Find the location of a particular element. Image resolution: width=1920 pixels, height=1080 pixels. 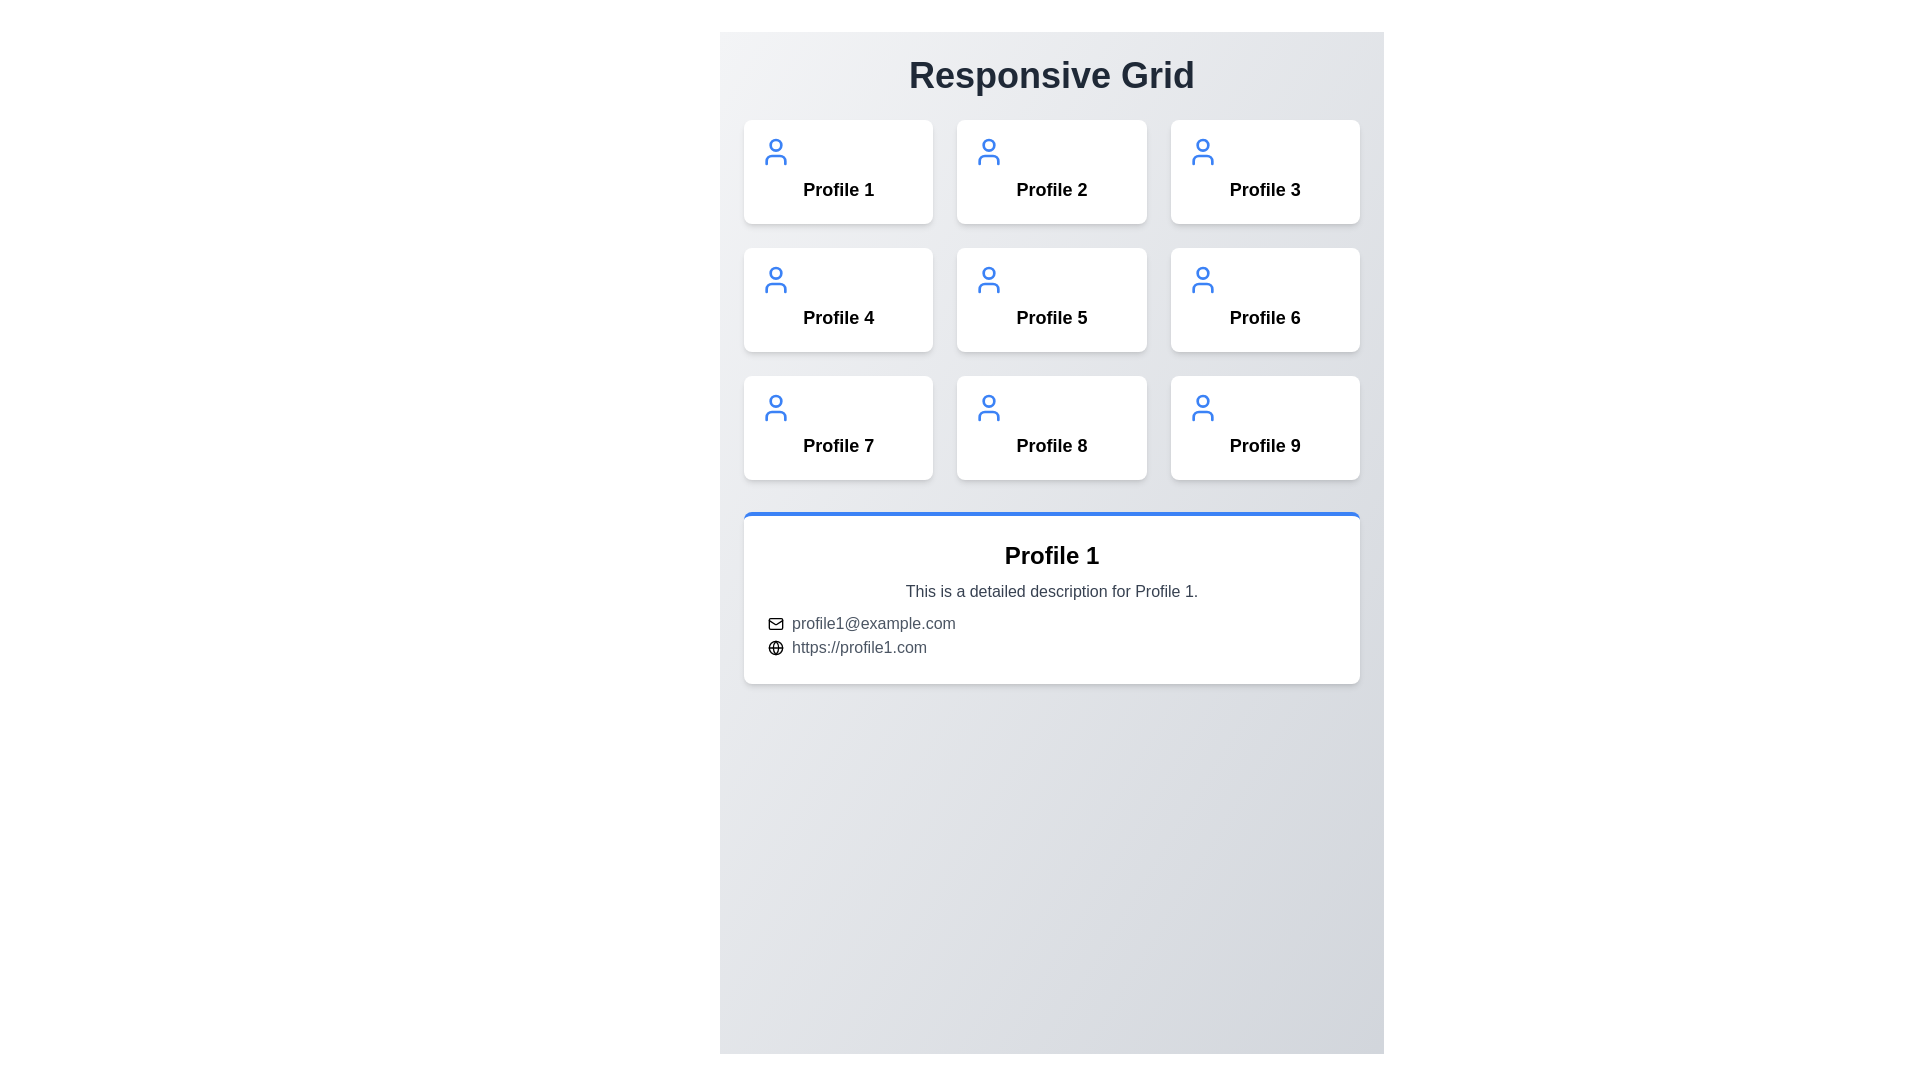

the profile card labeled 'Profile 5' in the central position of the grid layout containing clickable items representing profiles is located at coordinates (1050, 300).